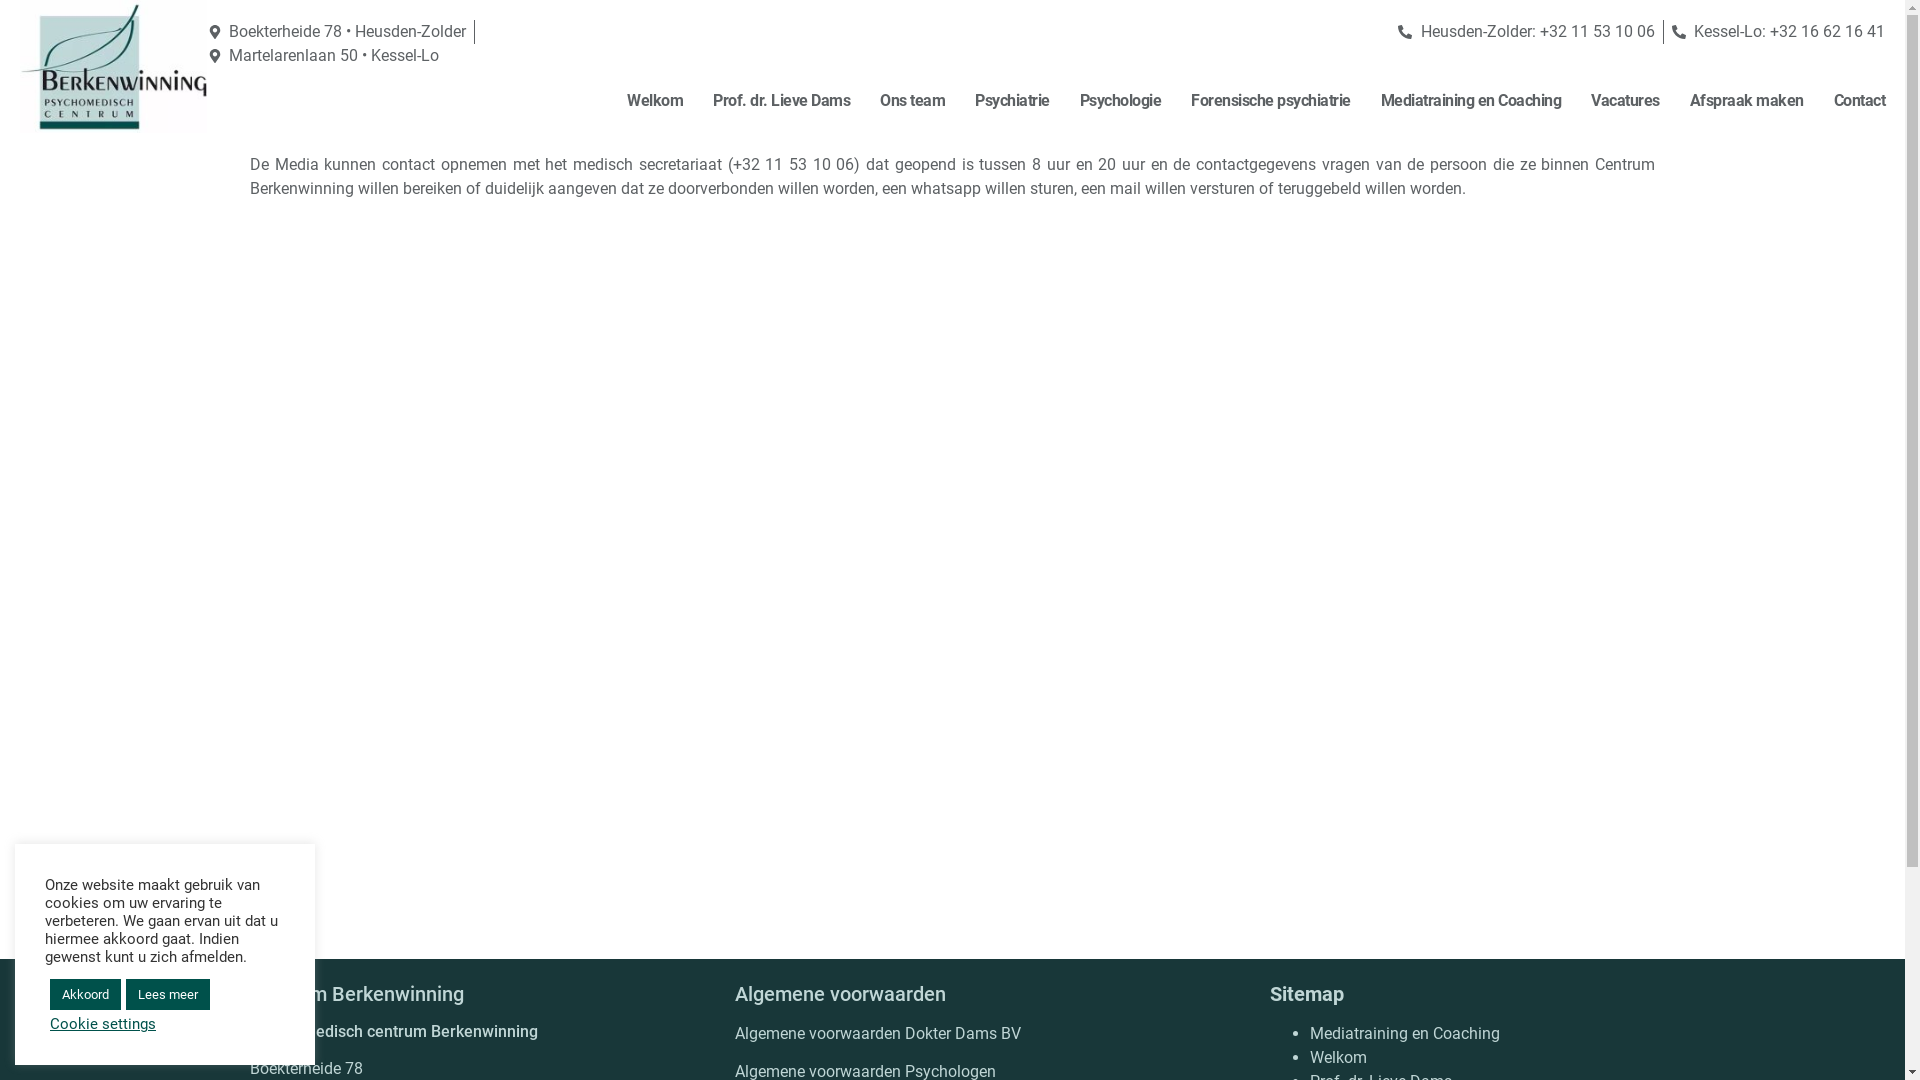 Image resolution: width=1920 pixels, height=1080 pixels. Describe the element at coordinates (878, 1033) in the screenshot. I see `'Algemene voorwaarden Dokter Dams BV'` at that location.